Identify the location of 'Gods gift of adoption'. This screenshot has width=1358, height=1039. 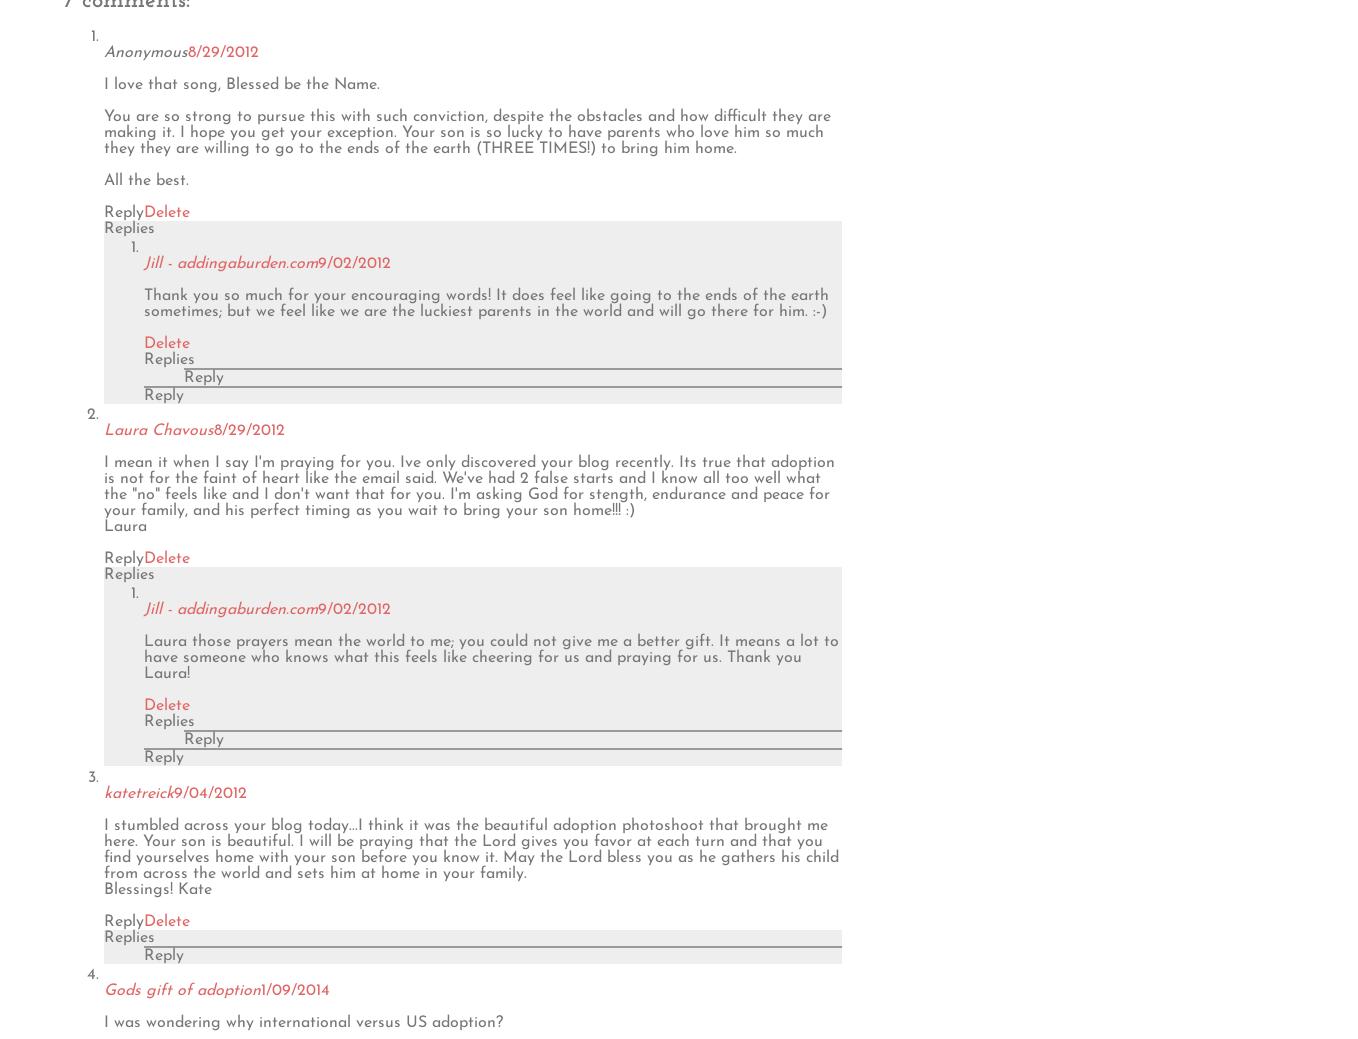
(182, 989).